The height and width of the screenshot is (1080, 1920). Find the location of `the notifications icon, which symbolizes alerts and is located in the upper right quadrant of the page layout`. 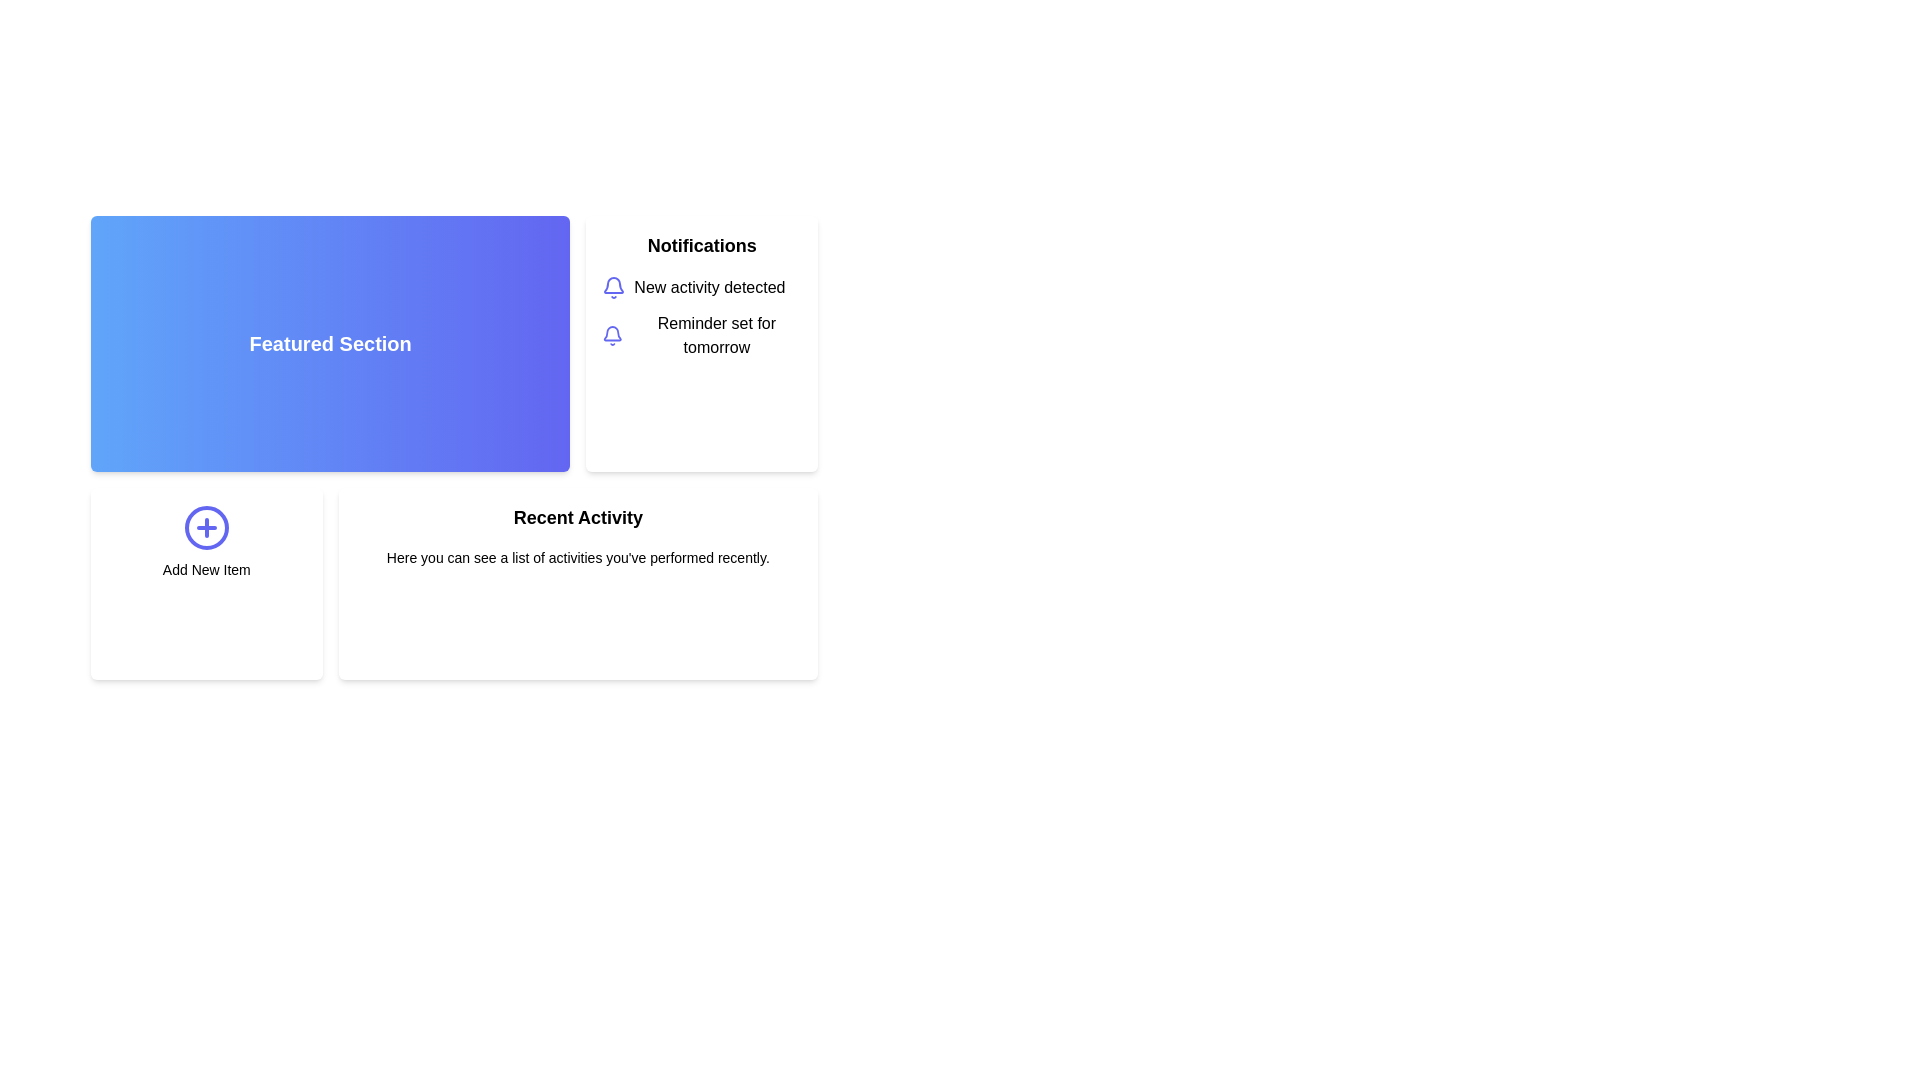

the notifications icon, which symbolizes alerts and is located in the upper right quadrant of the page layout is located at coordinates (613, 285).